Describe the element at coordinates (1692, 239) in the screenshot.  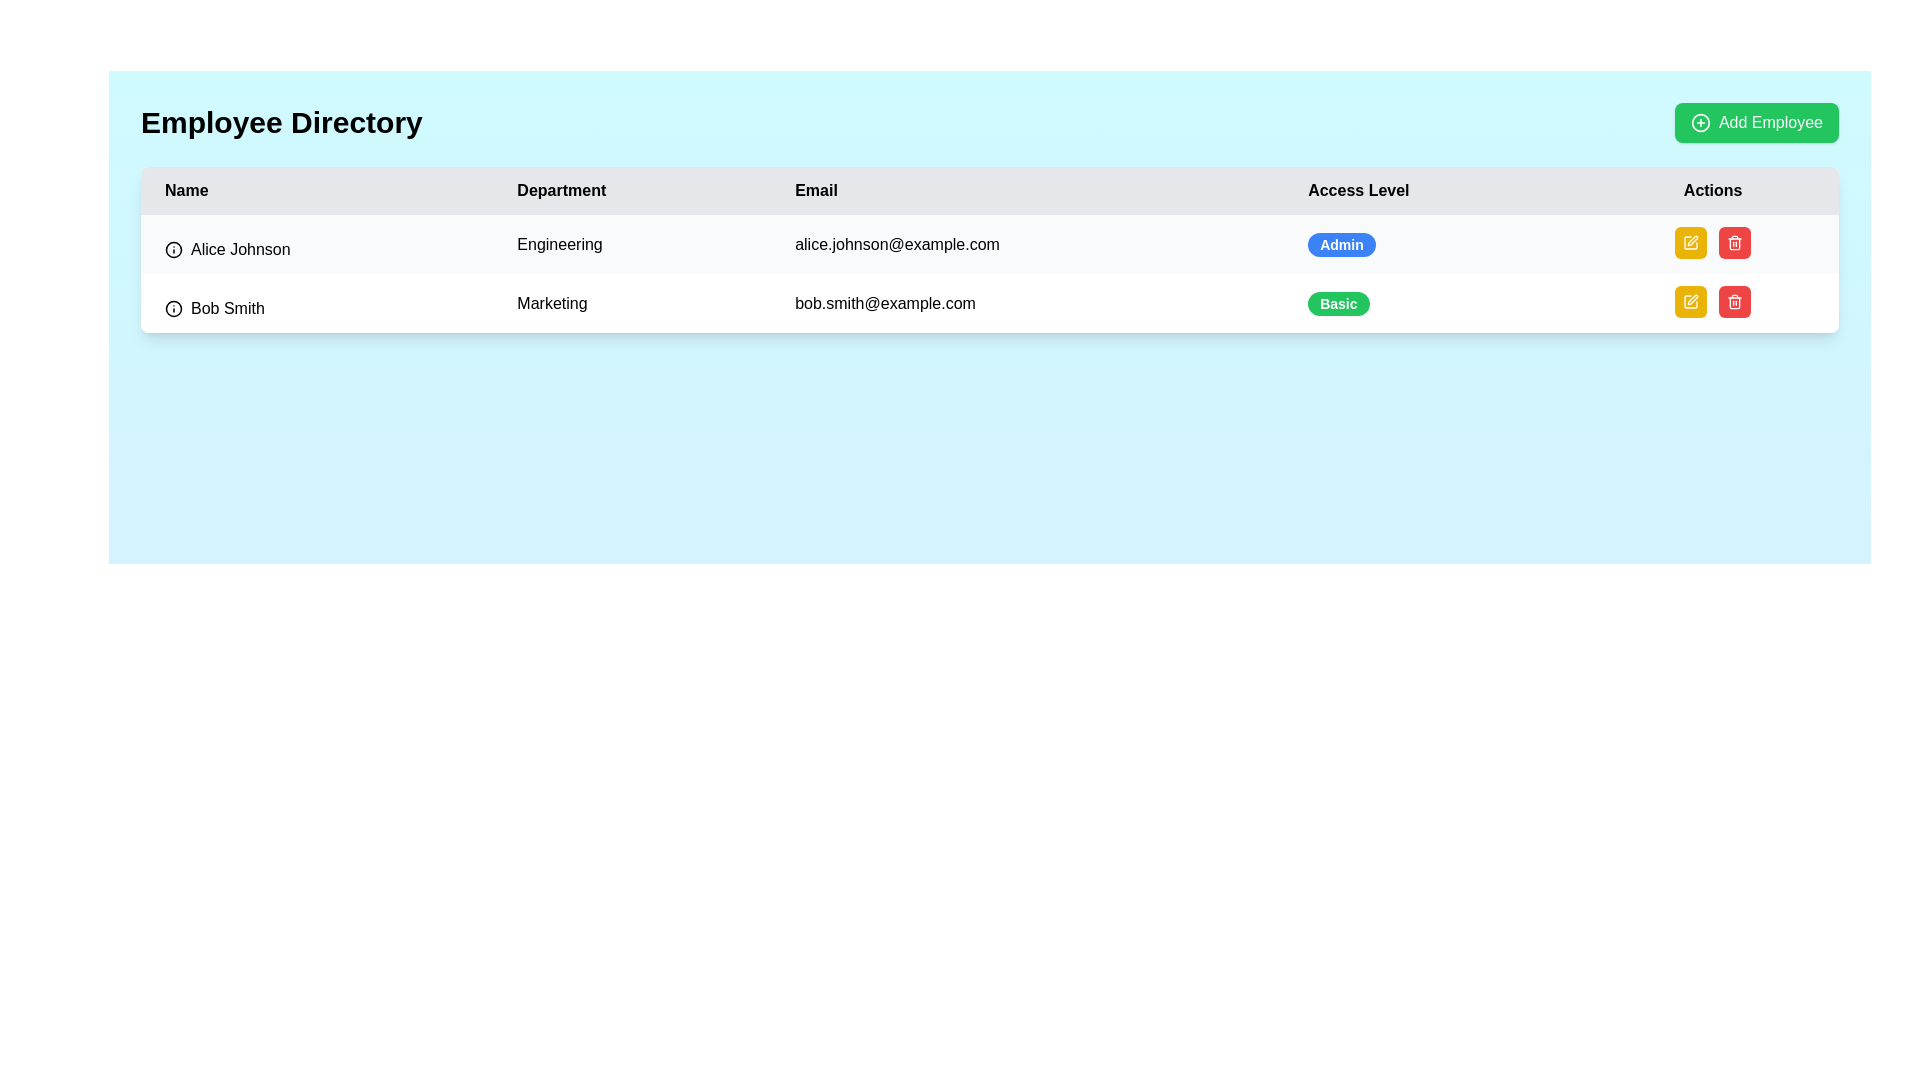
I see `the edit icon button resembling a pen in the Actions column of the employee record table for Bob Smith` at that location.